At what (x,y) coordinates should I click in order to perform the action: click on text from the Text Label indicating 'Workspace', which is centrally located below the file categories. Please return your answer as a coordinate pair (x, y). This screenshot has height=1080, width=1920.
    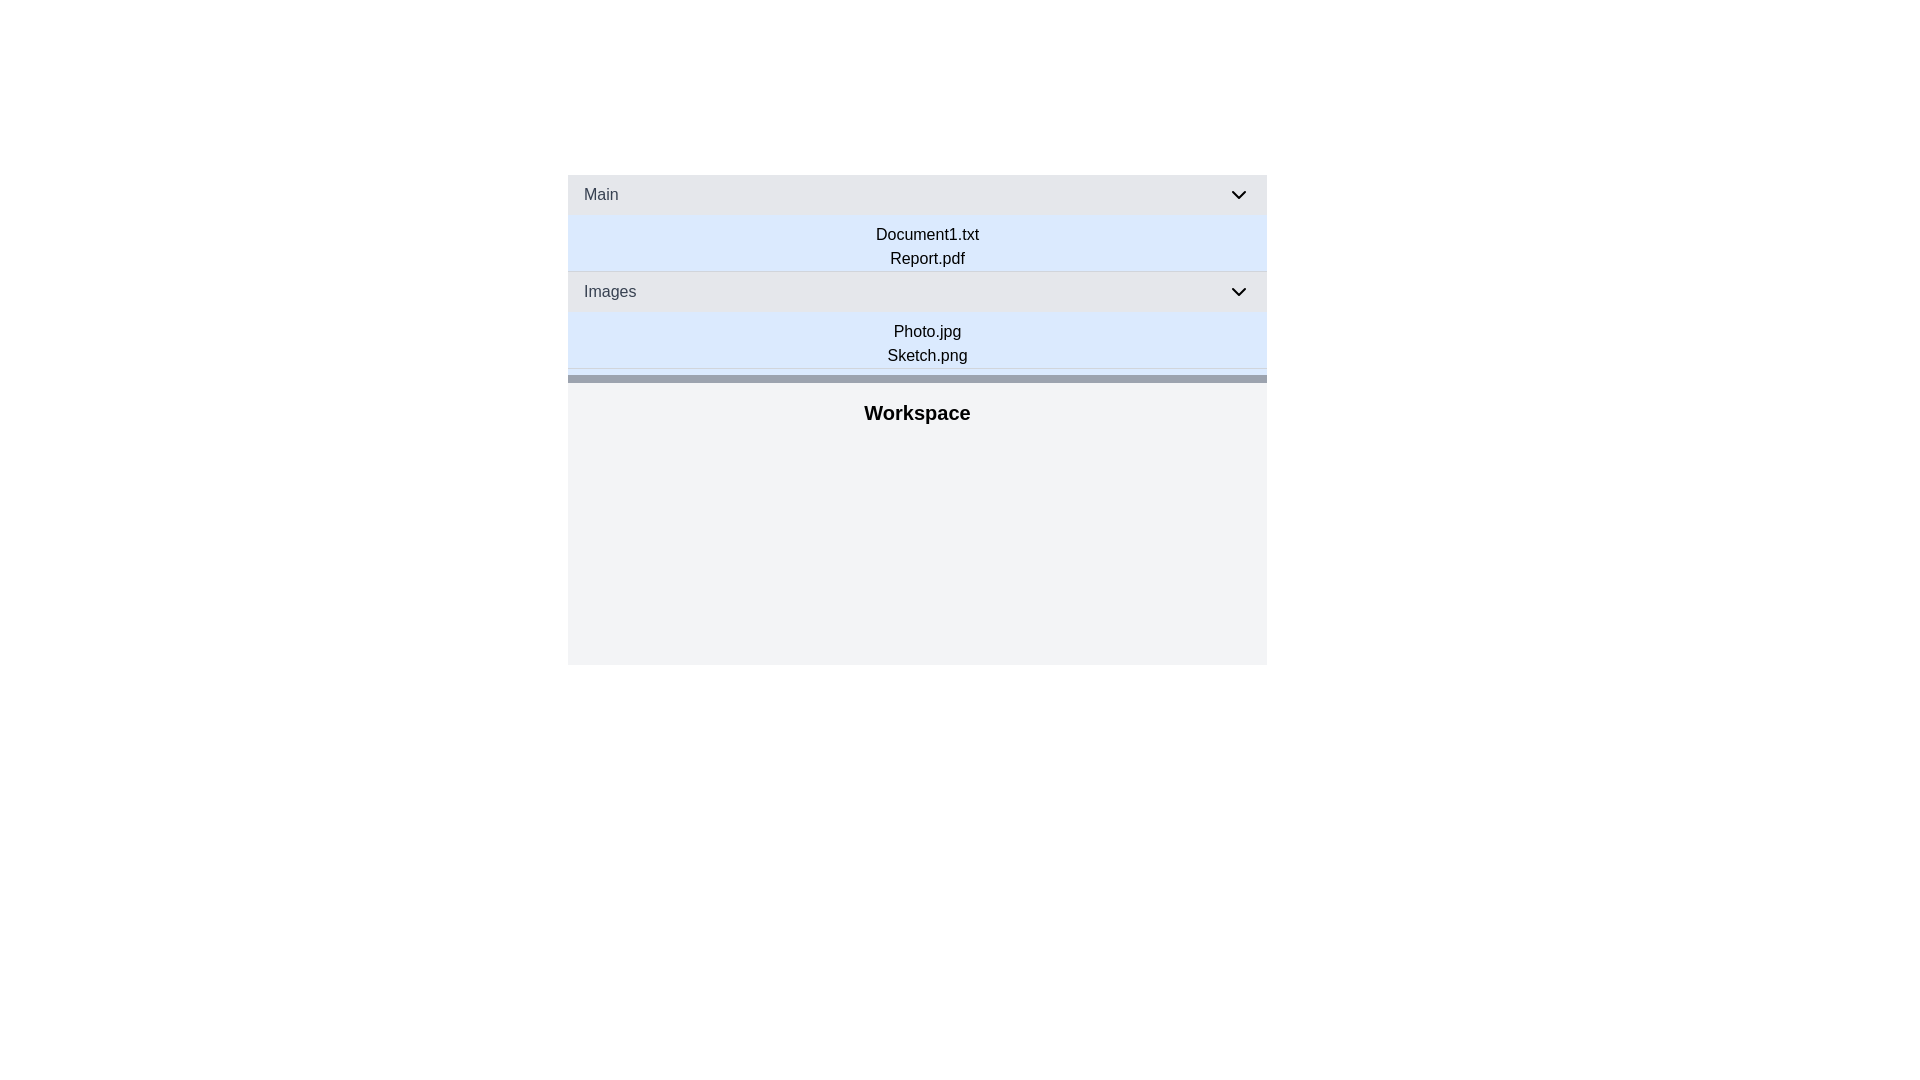
    Looking at the image, I should click on (916, 411).